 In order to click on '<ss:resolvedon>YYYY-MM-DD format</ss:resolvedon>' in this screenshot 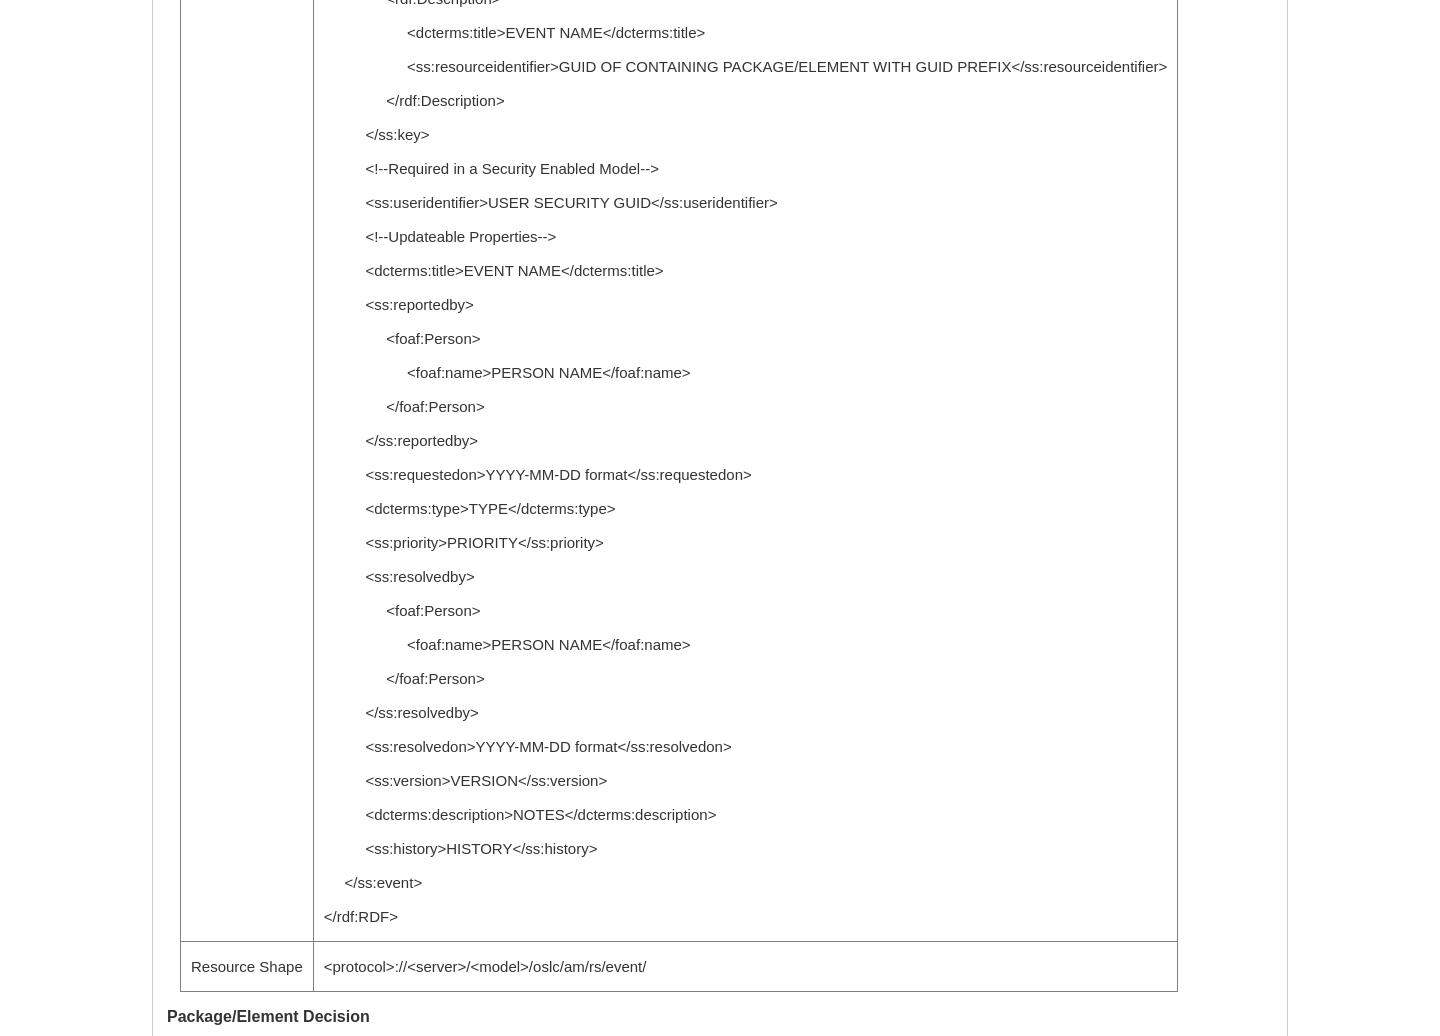, I will do `click(526, 746)`.